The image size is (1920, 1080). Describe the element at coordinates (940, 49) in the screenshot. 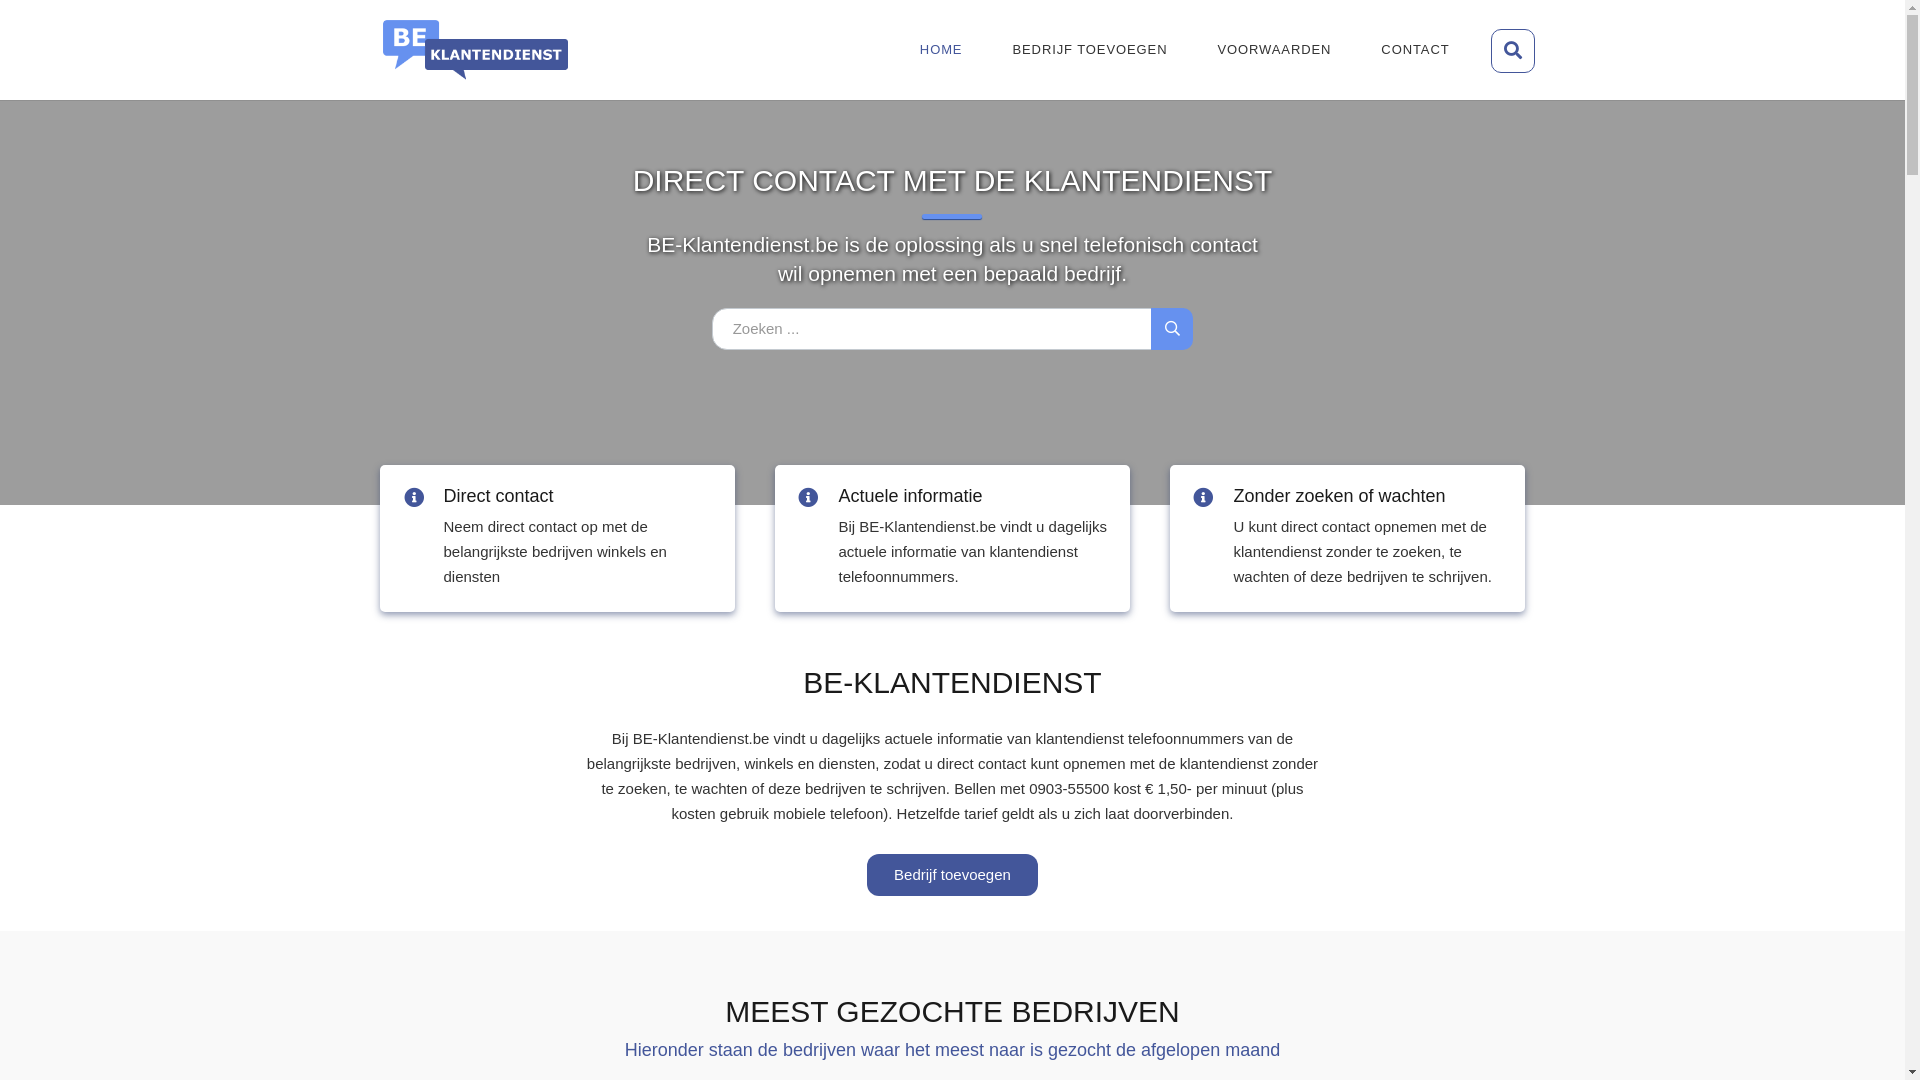

I see `'HOME'` at that location.